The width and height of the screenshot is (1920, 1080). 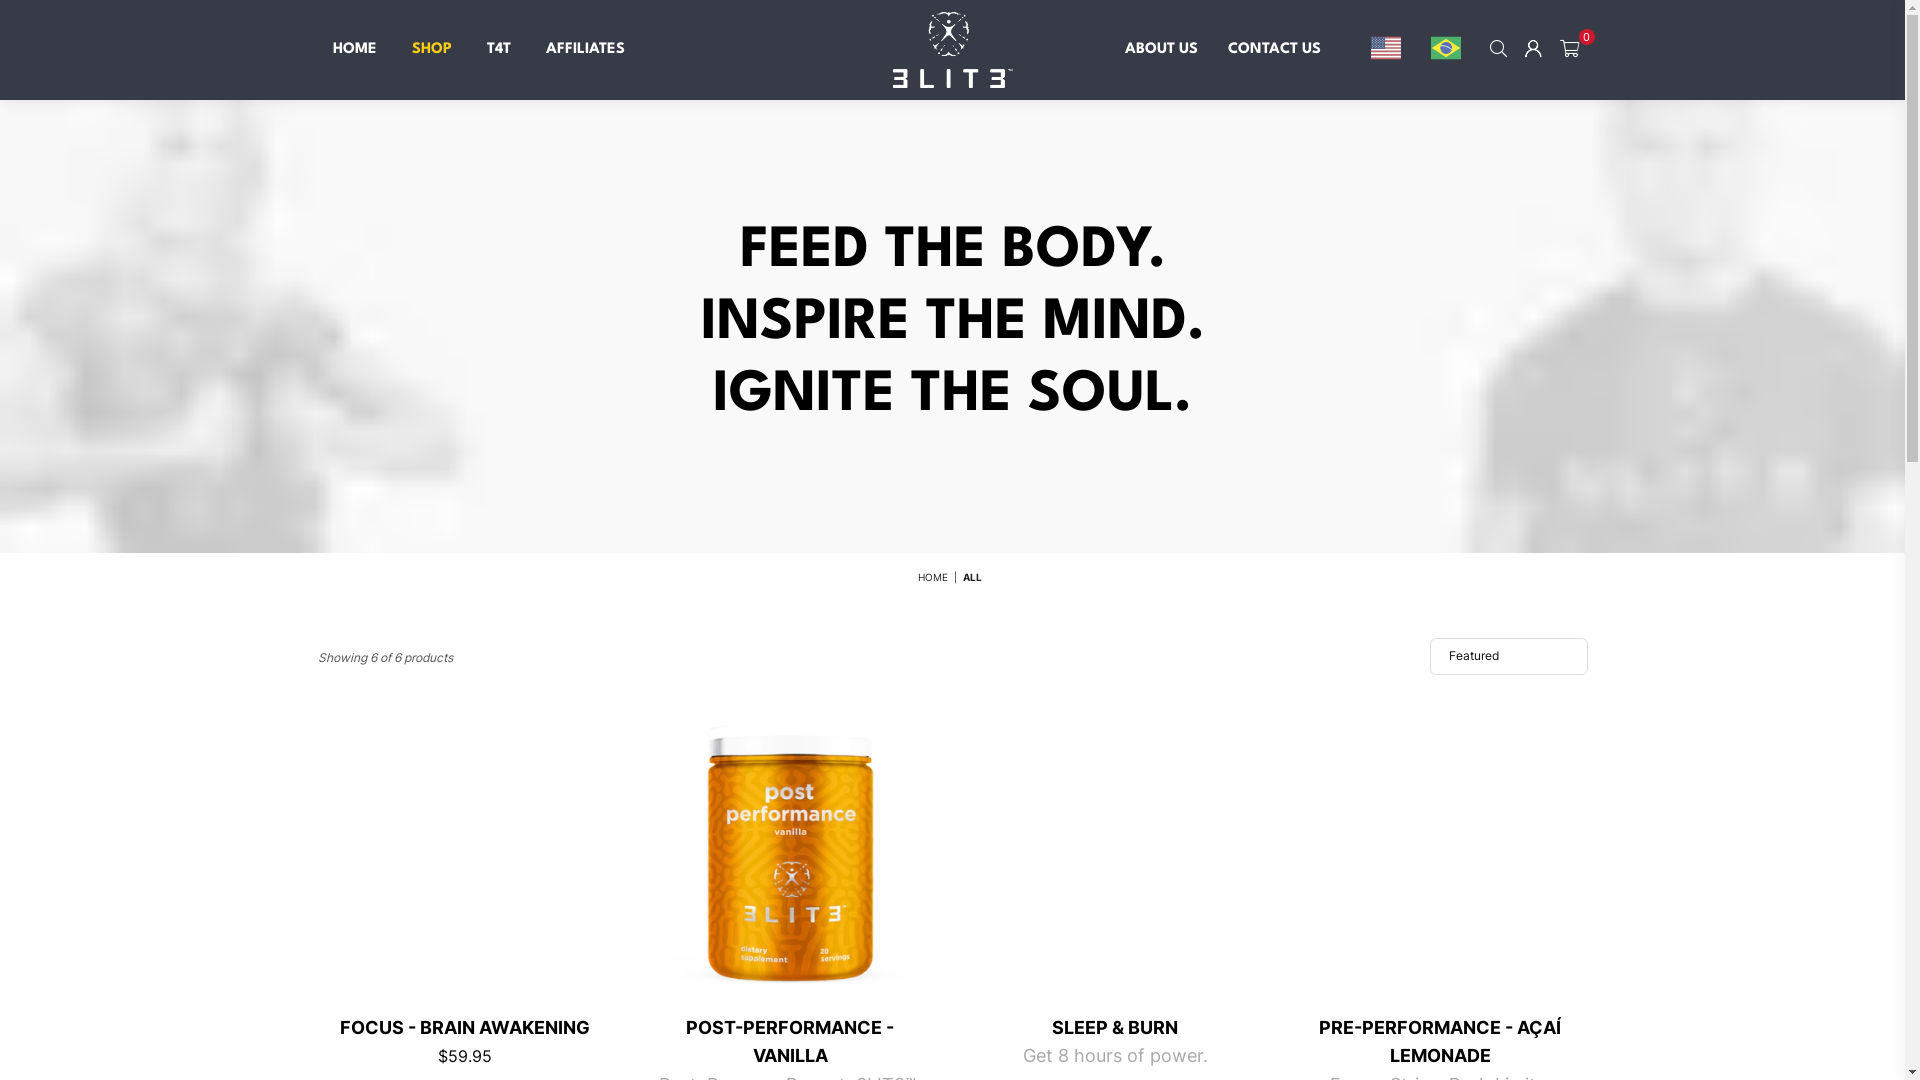 I want to click on 'FOCUS - BRAIN AWAKENING', so click(x=340, y=1027).